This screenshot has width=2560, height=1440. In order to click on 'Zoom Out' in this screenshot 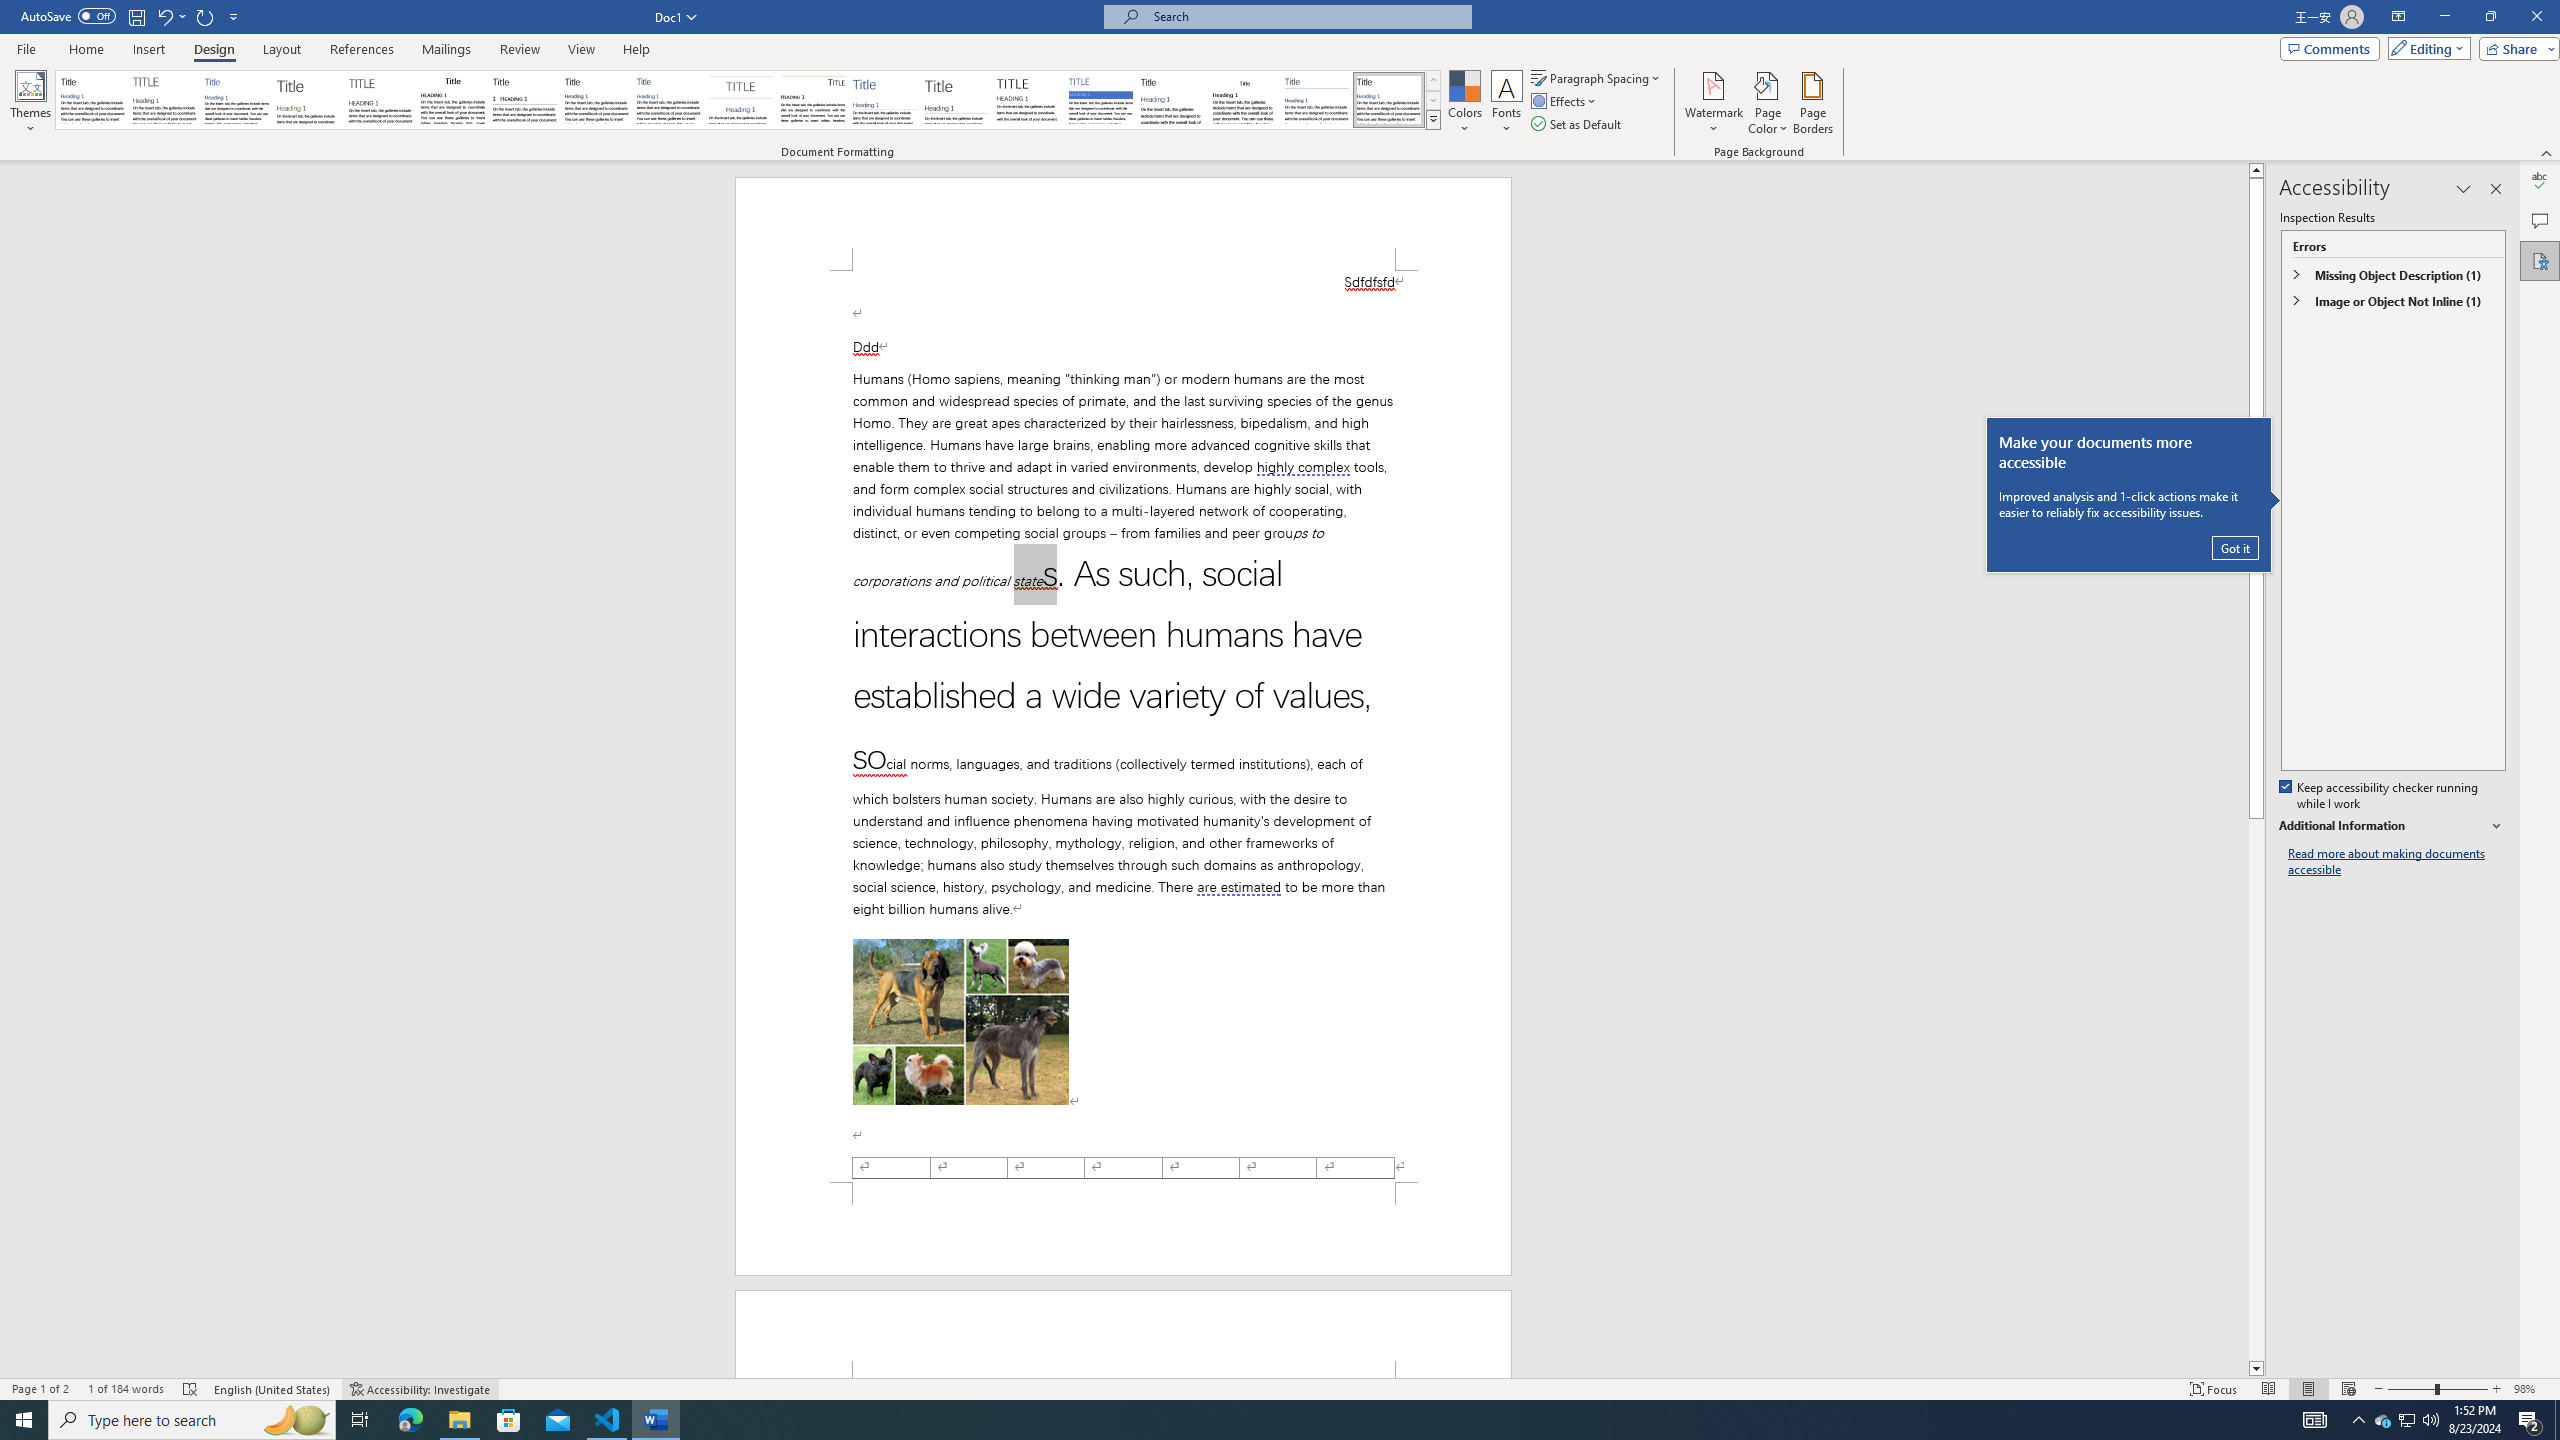, I will do `click(2410, 1389)`.